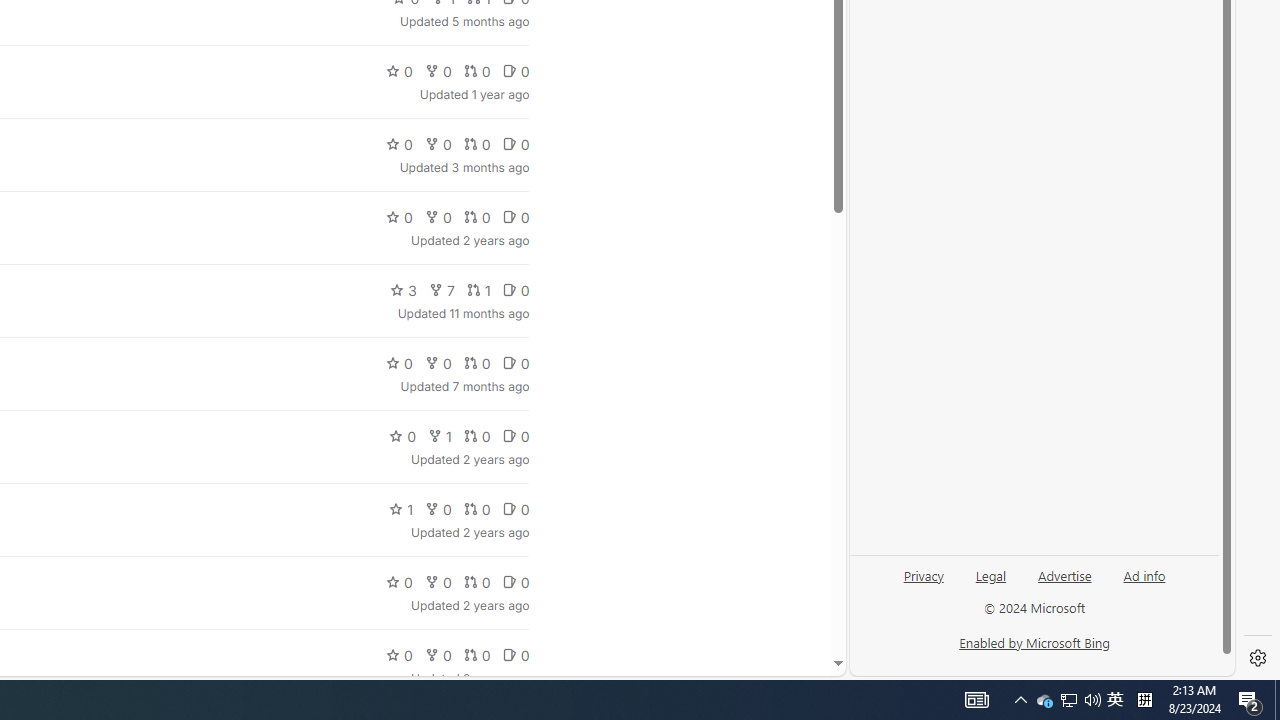 The image size is (1280, 720). I want to click on 'Legal', so click(991, 574).